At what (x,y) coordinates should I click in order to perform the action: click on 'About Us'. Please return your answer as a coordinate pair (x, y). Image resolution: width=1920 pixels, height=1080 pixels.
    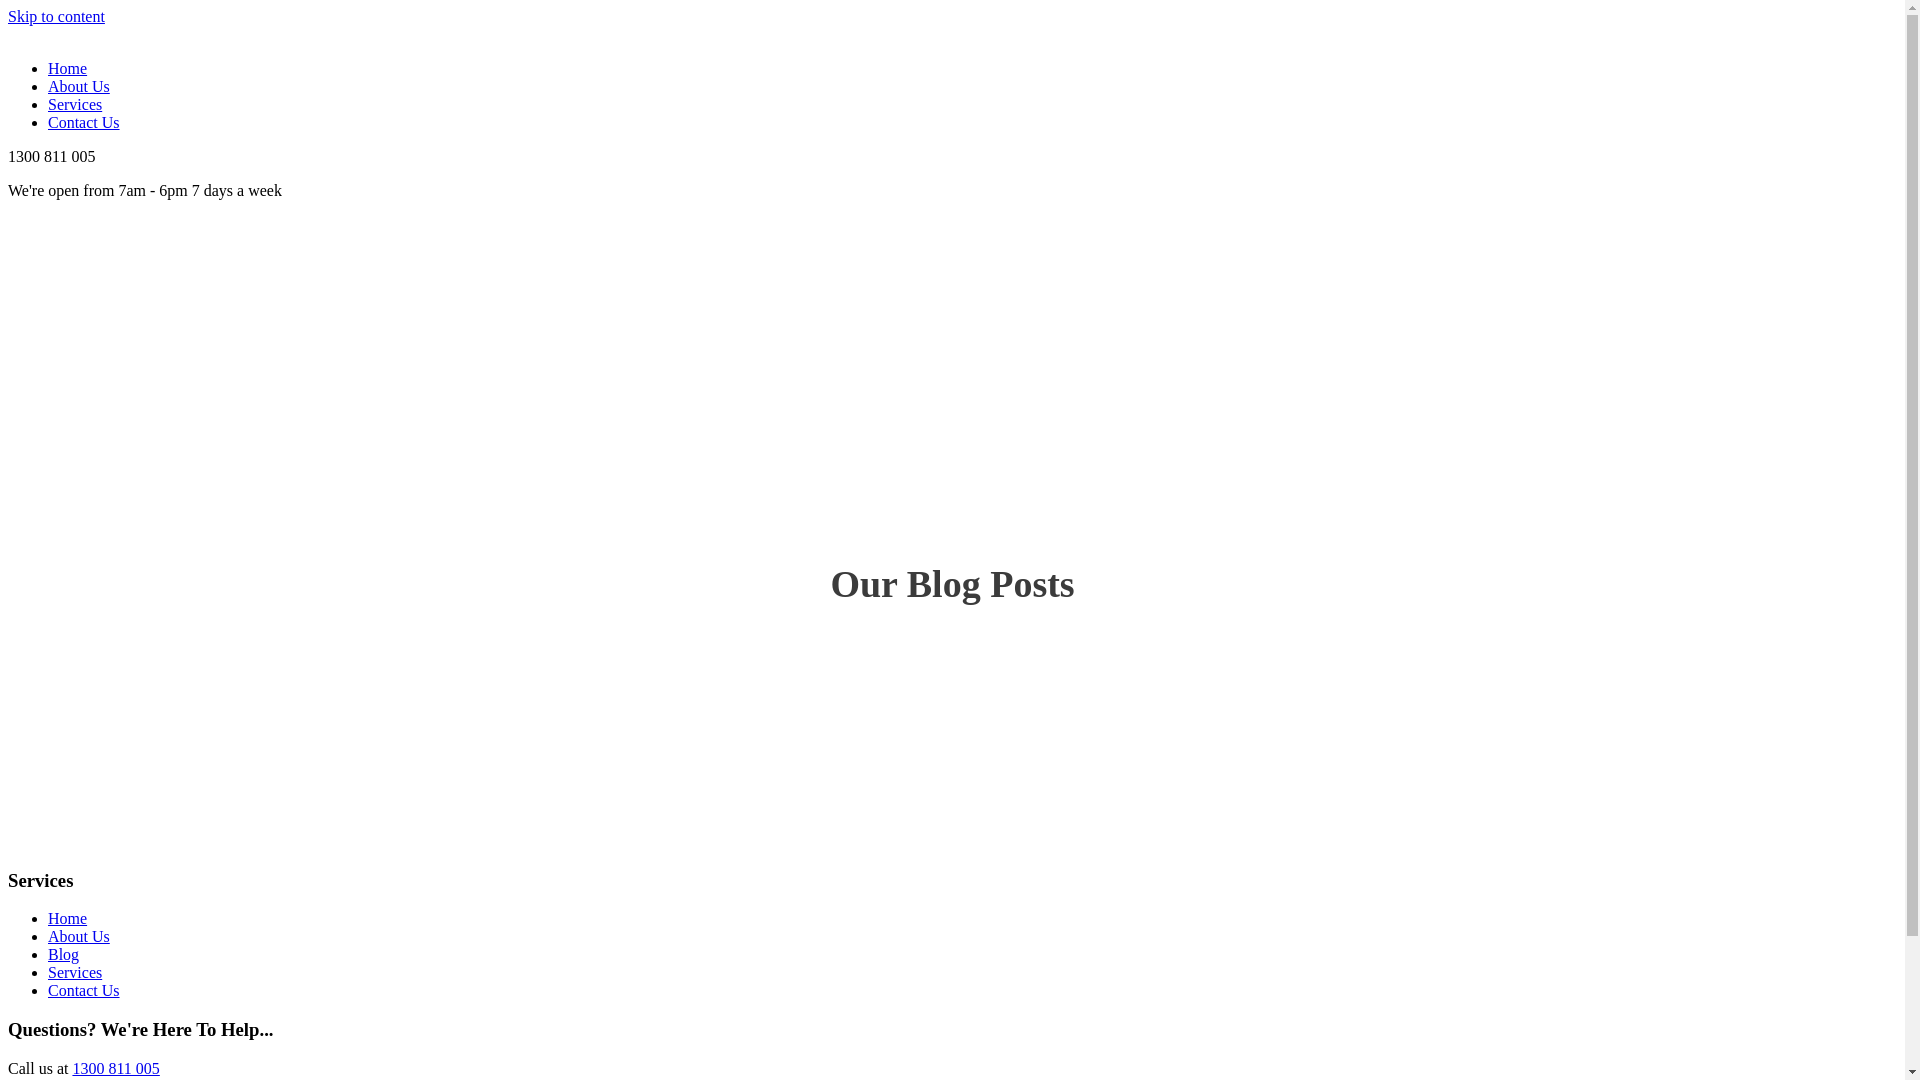
    Looking at the image, I should click on (48, 85).